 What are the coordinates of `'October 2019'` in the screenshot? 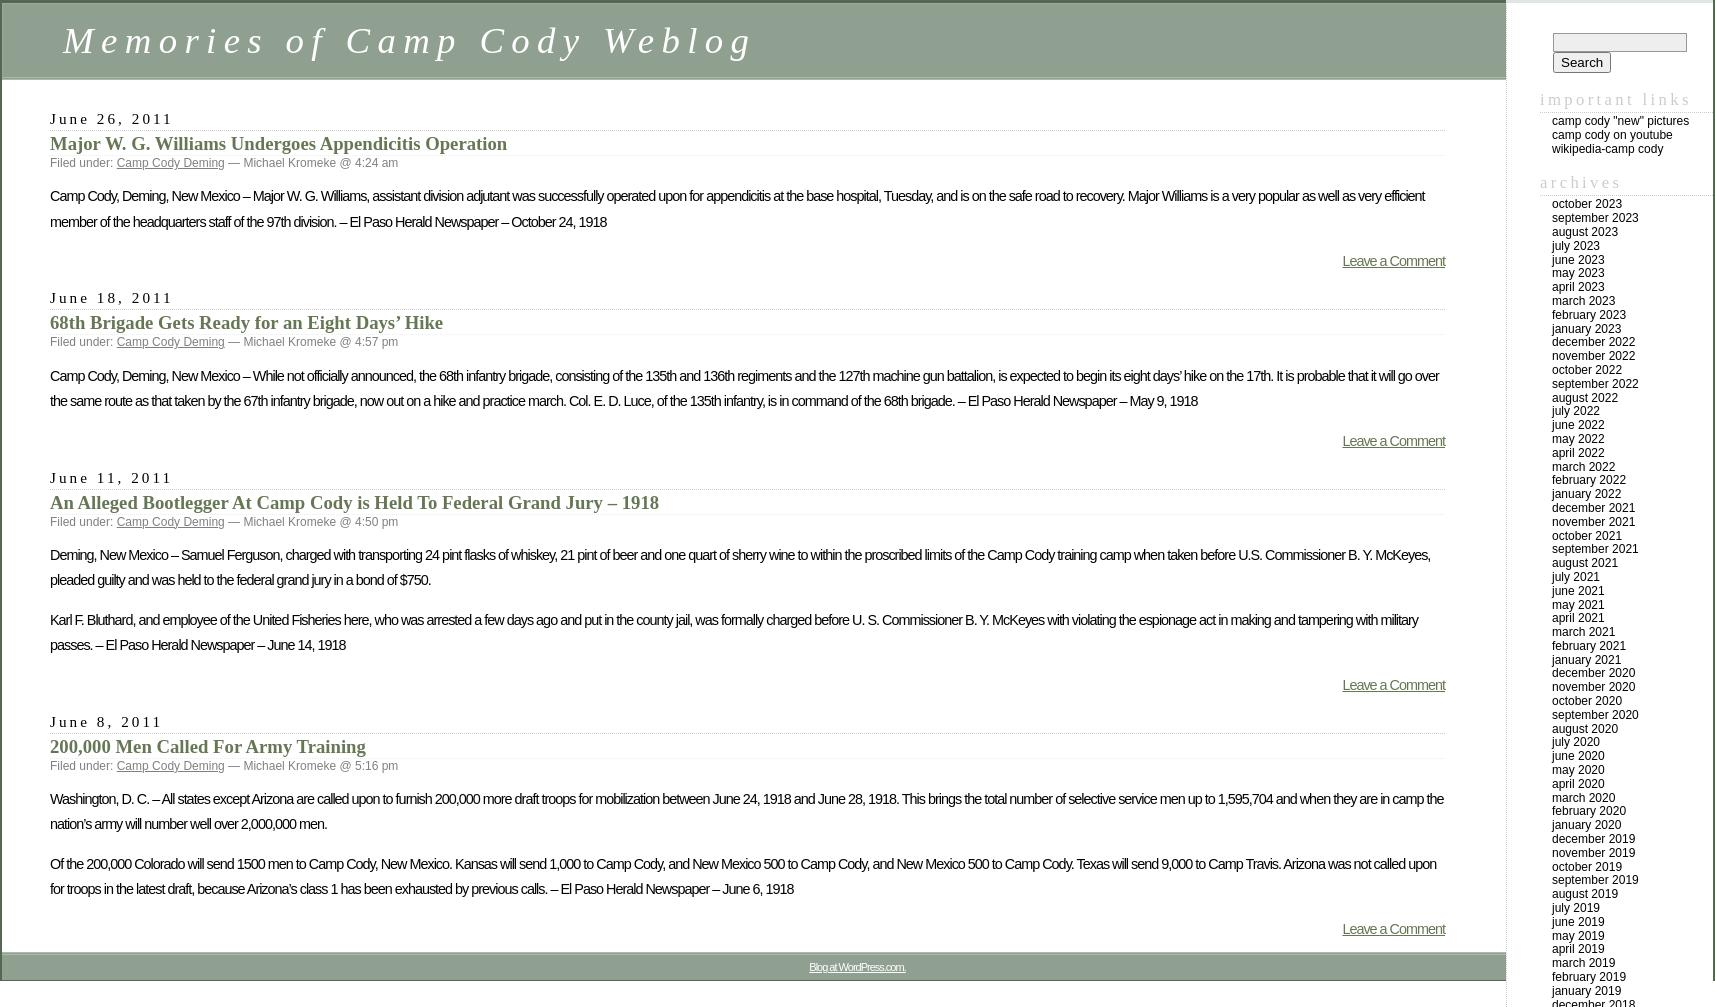 It's located at (1586, 865).